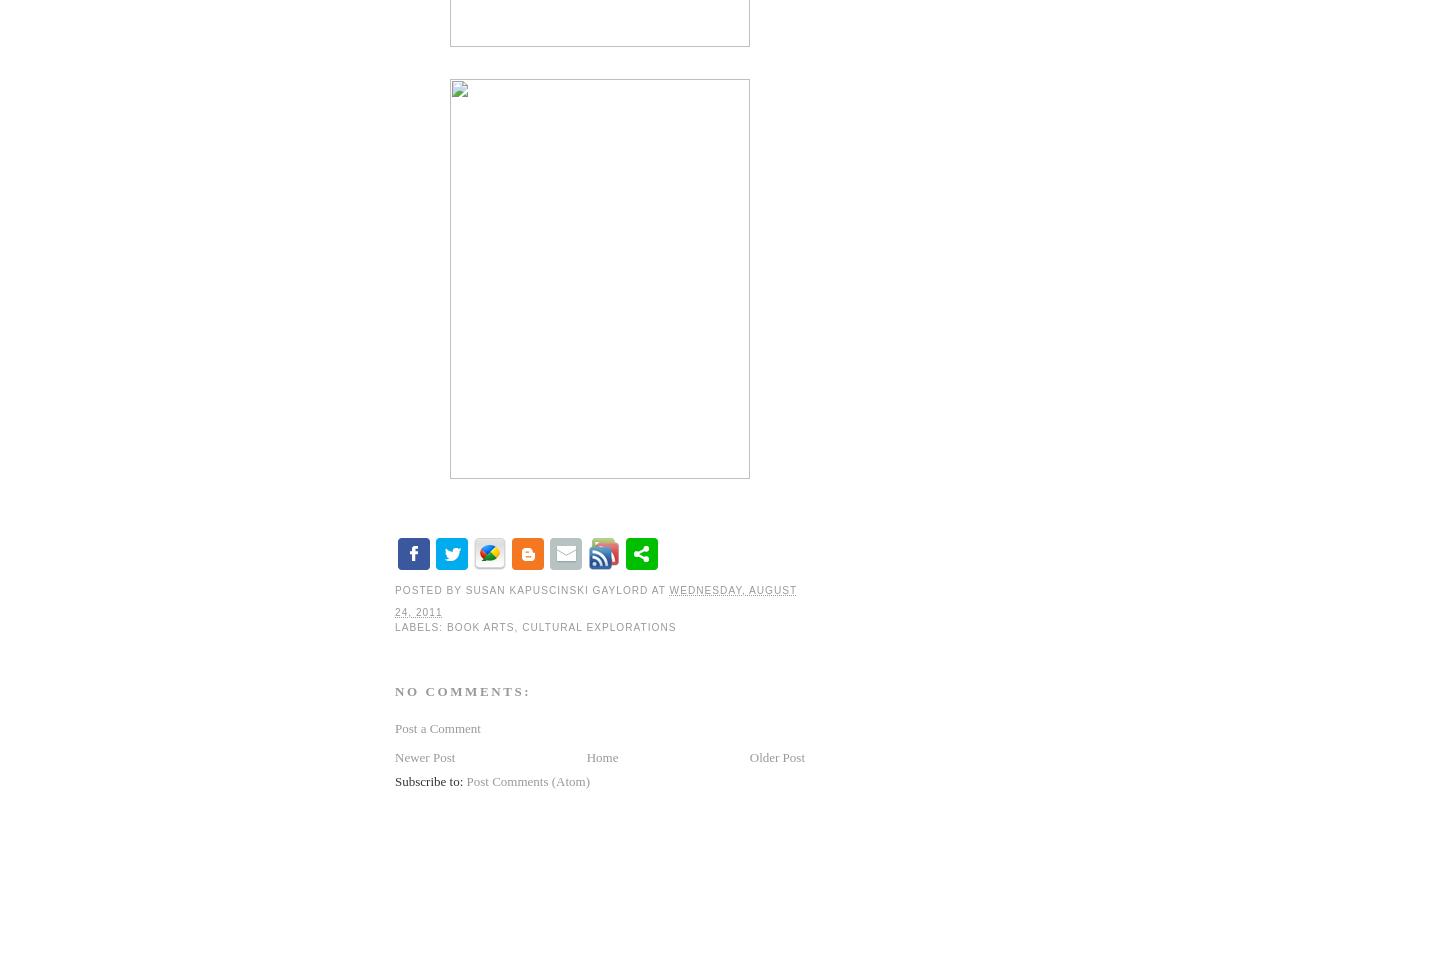 This screenshot has width=1450, height=956. What do you see at coordinates (461, 691) in the screenshot?
I see `'No comments:'` at bounding box center [461, 691].